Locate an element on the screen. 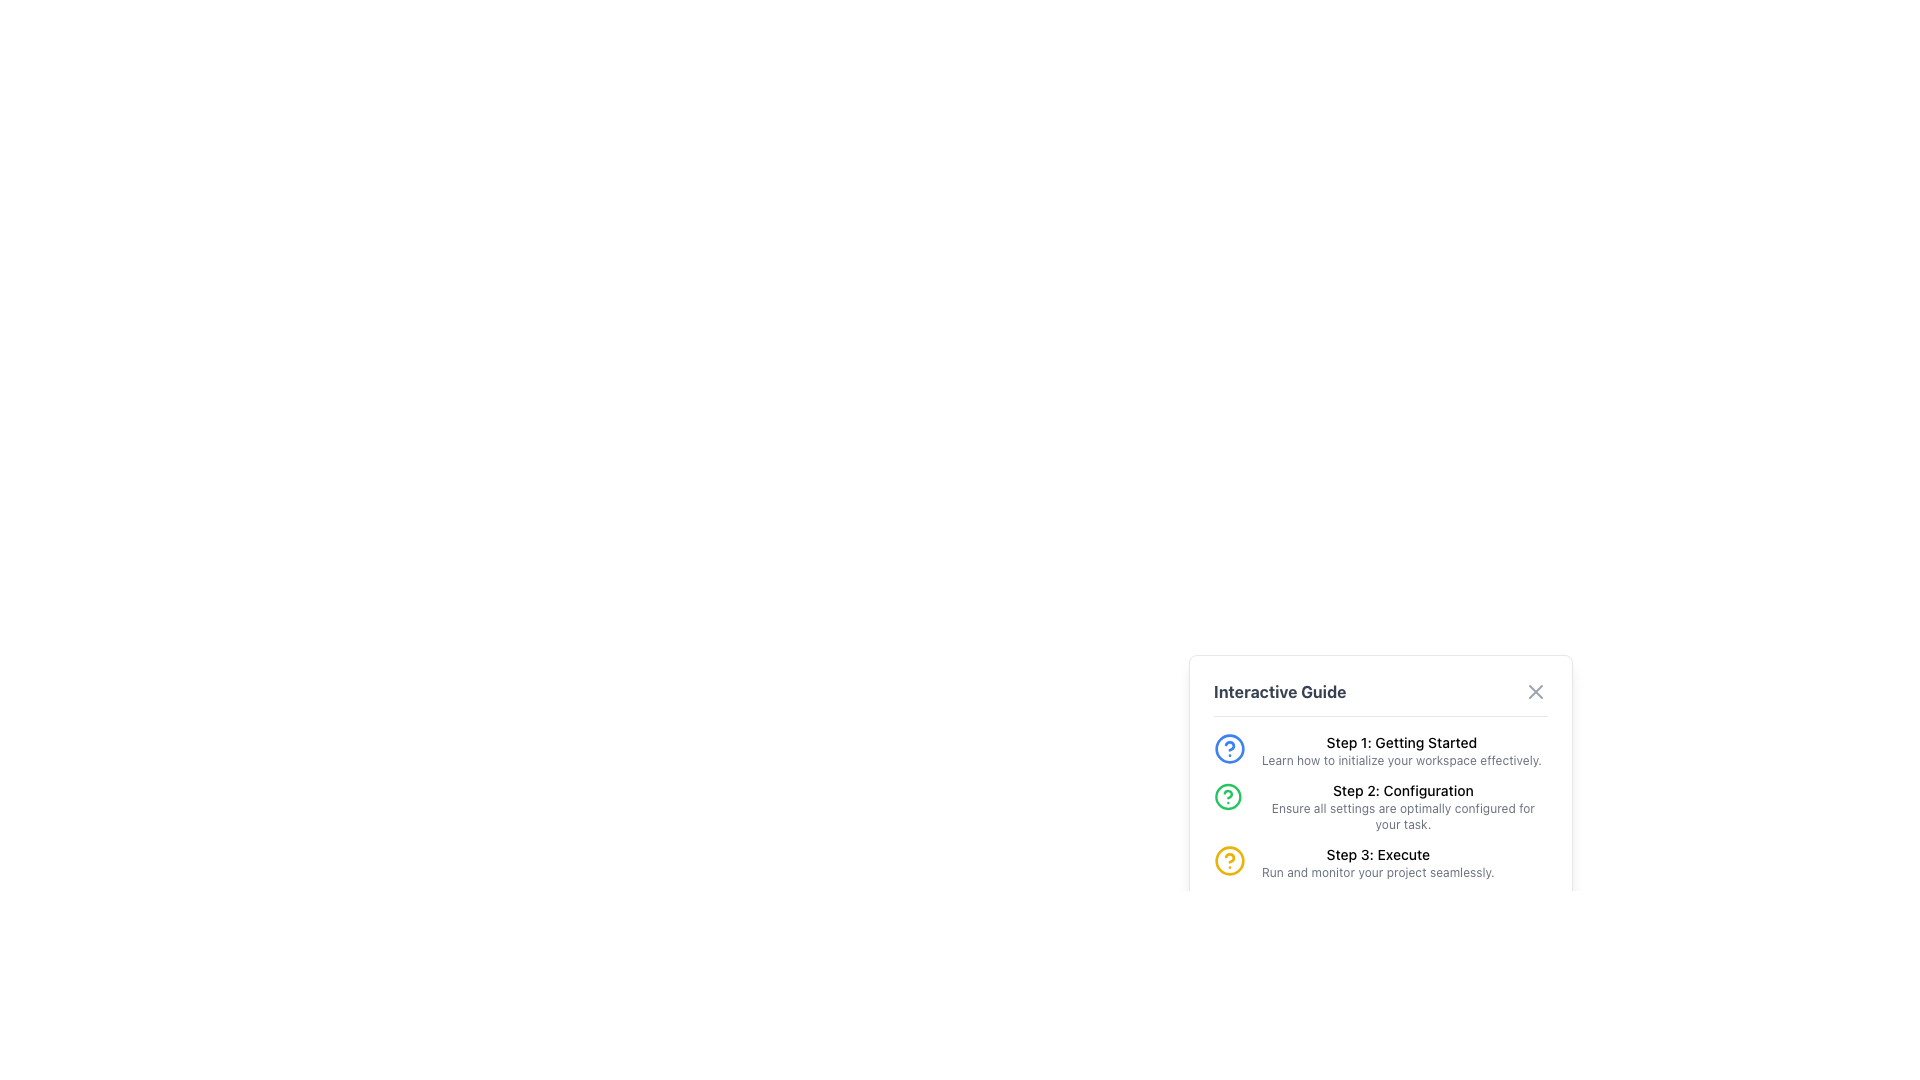 This screenshot has height=1080, width=1920. the second text block in the 'Interactive Guide' section, which contains a bold black heading and a smaller gray subtitle, positioned between 'Step 1: Getting Started' and 'Step 3: Execute' is located at coordinates (1402, 805).